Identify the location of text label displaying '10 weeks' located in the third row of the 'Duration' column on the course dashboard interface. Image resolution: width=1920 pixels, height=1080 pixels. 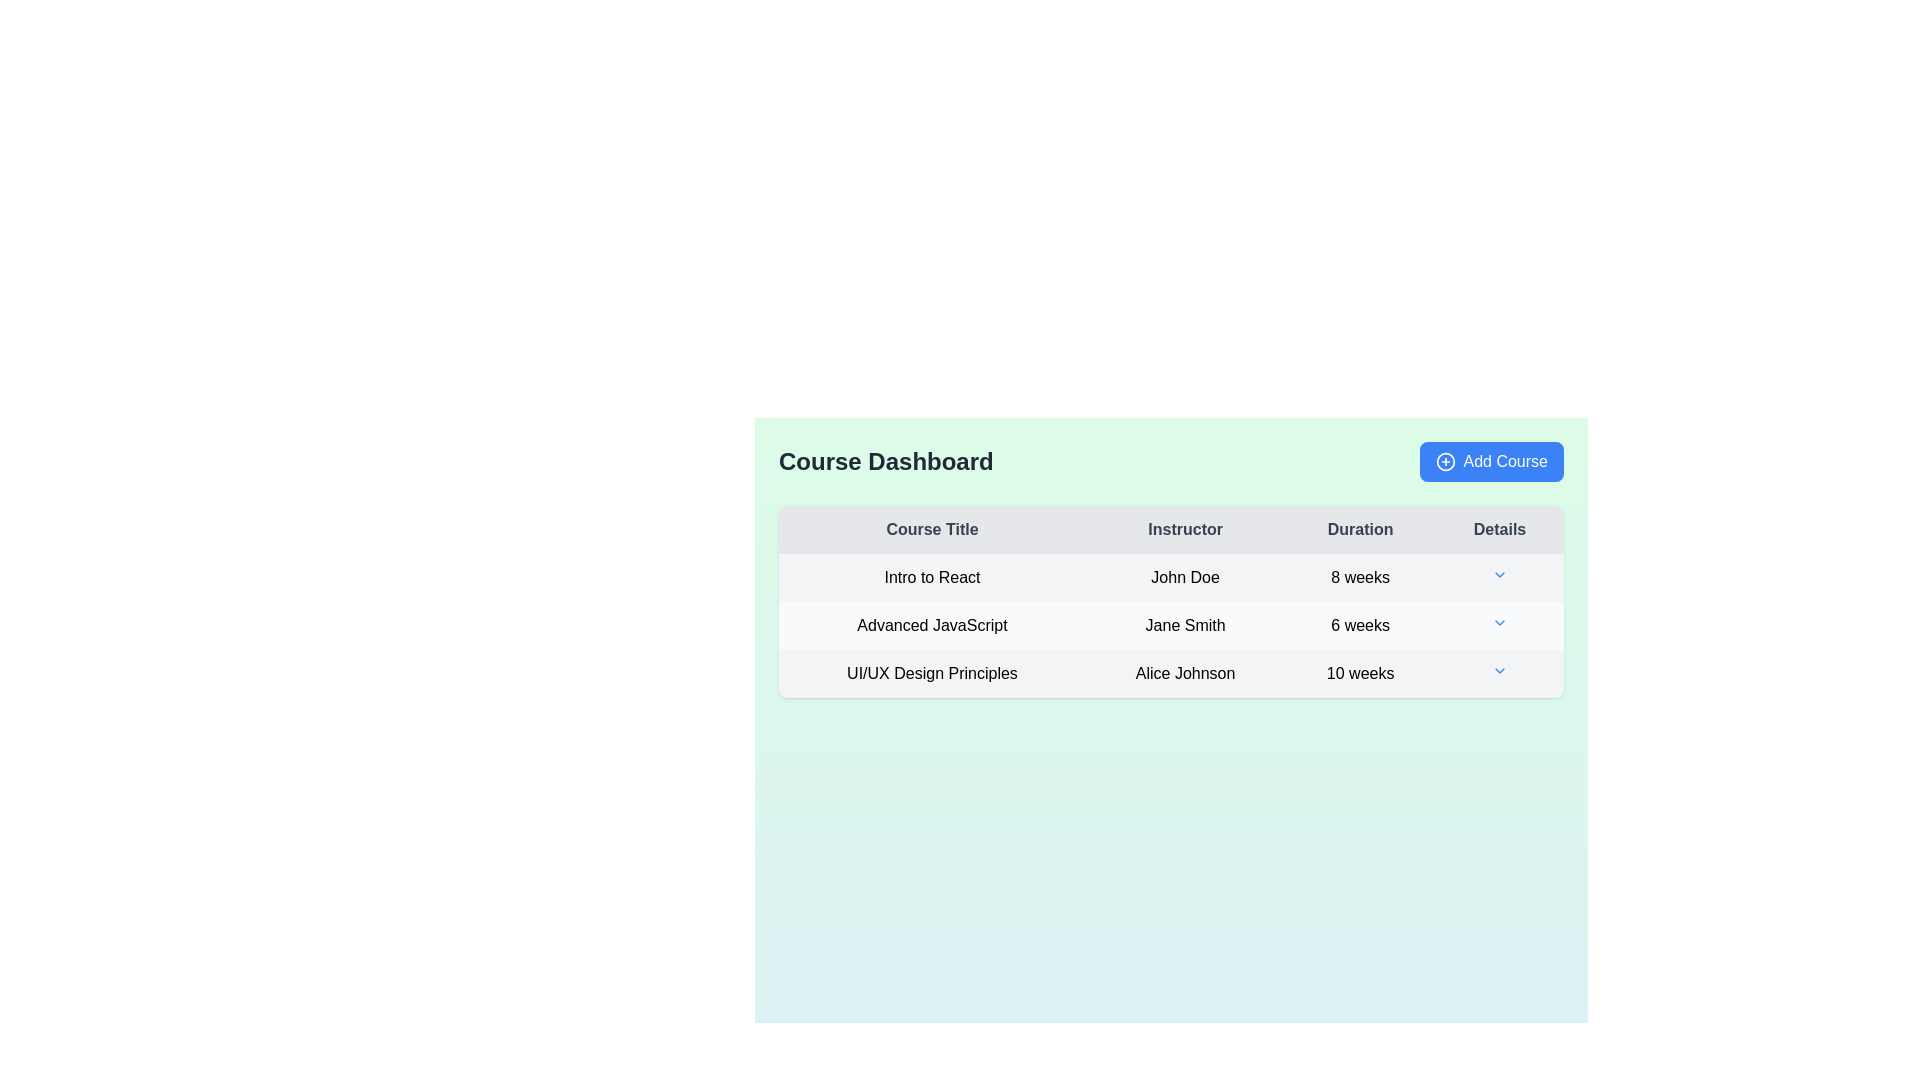
(1360, 674).